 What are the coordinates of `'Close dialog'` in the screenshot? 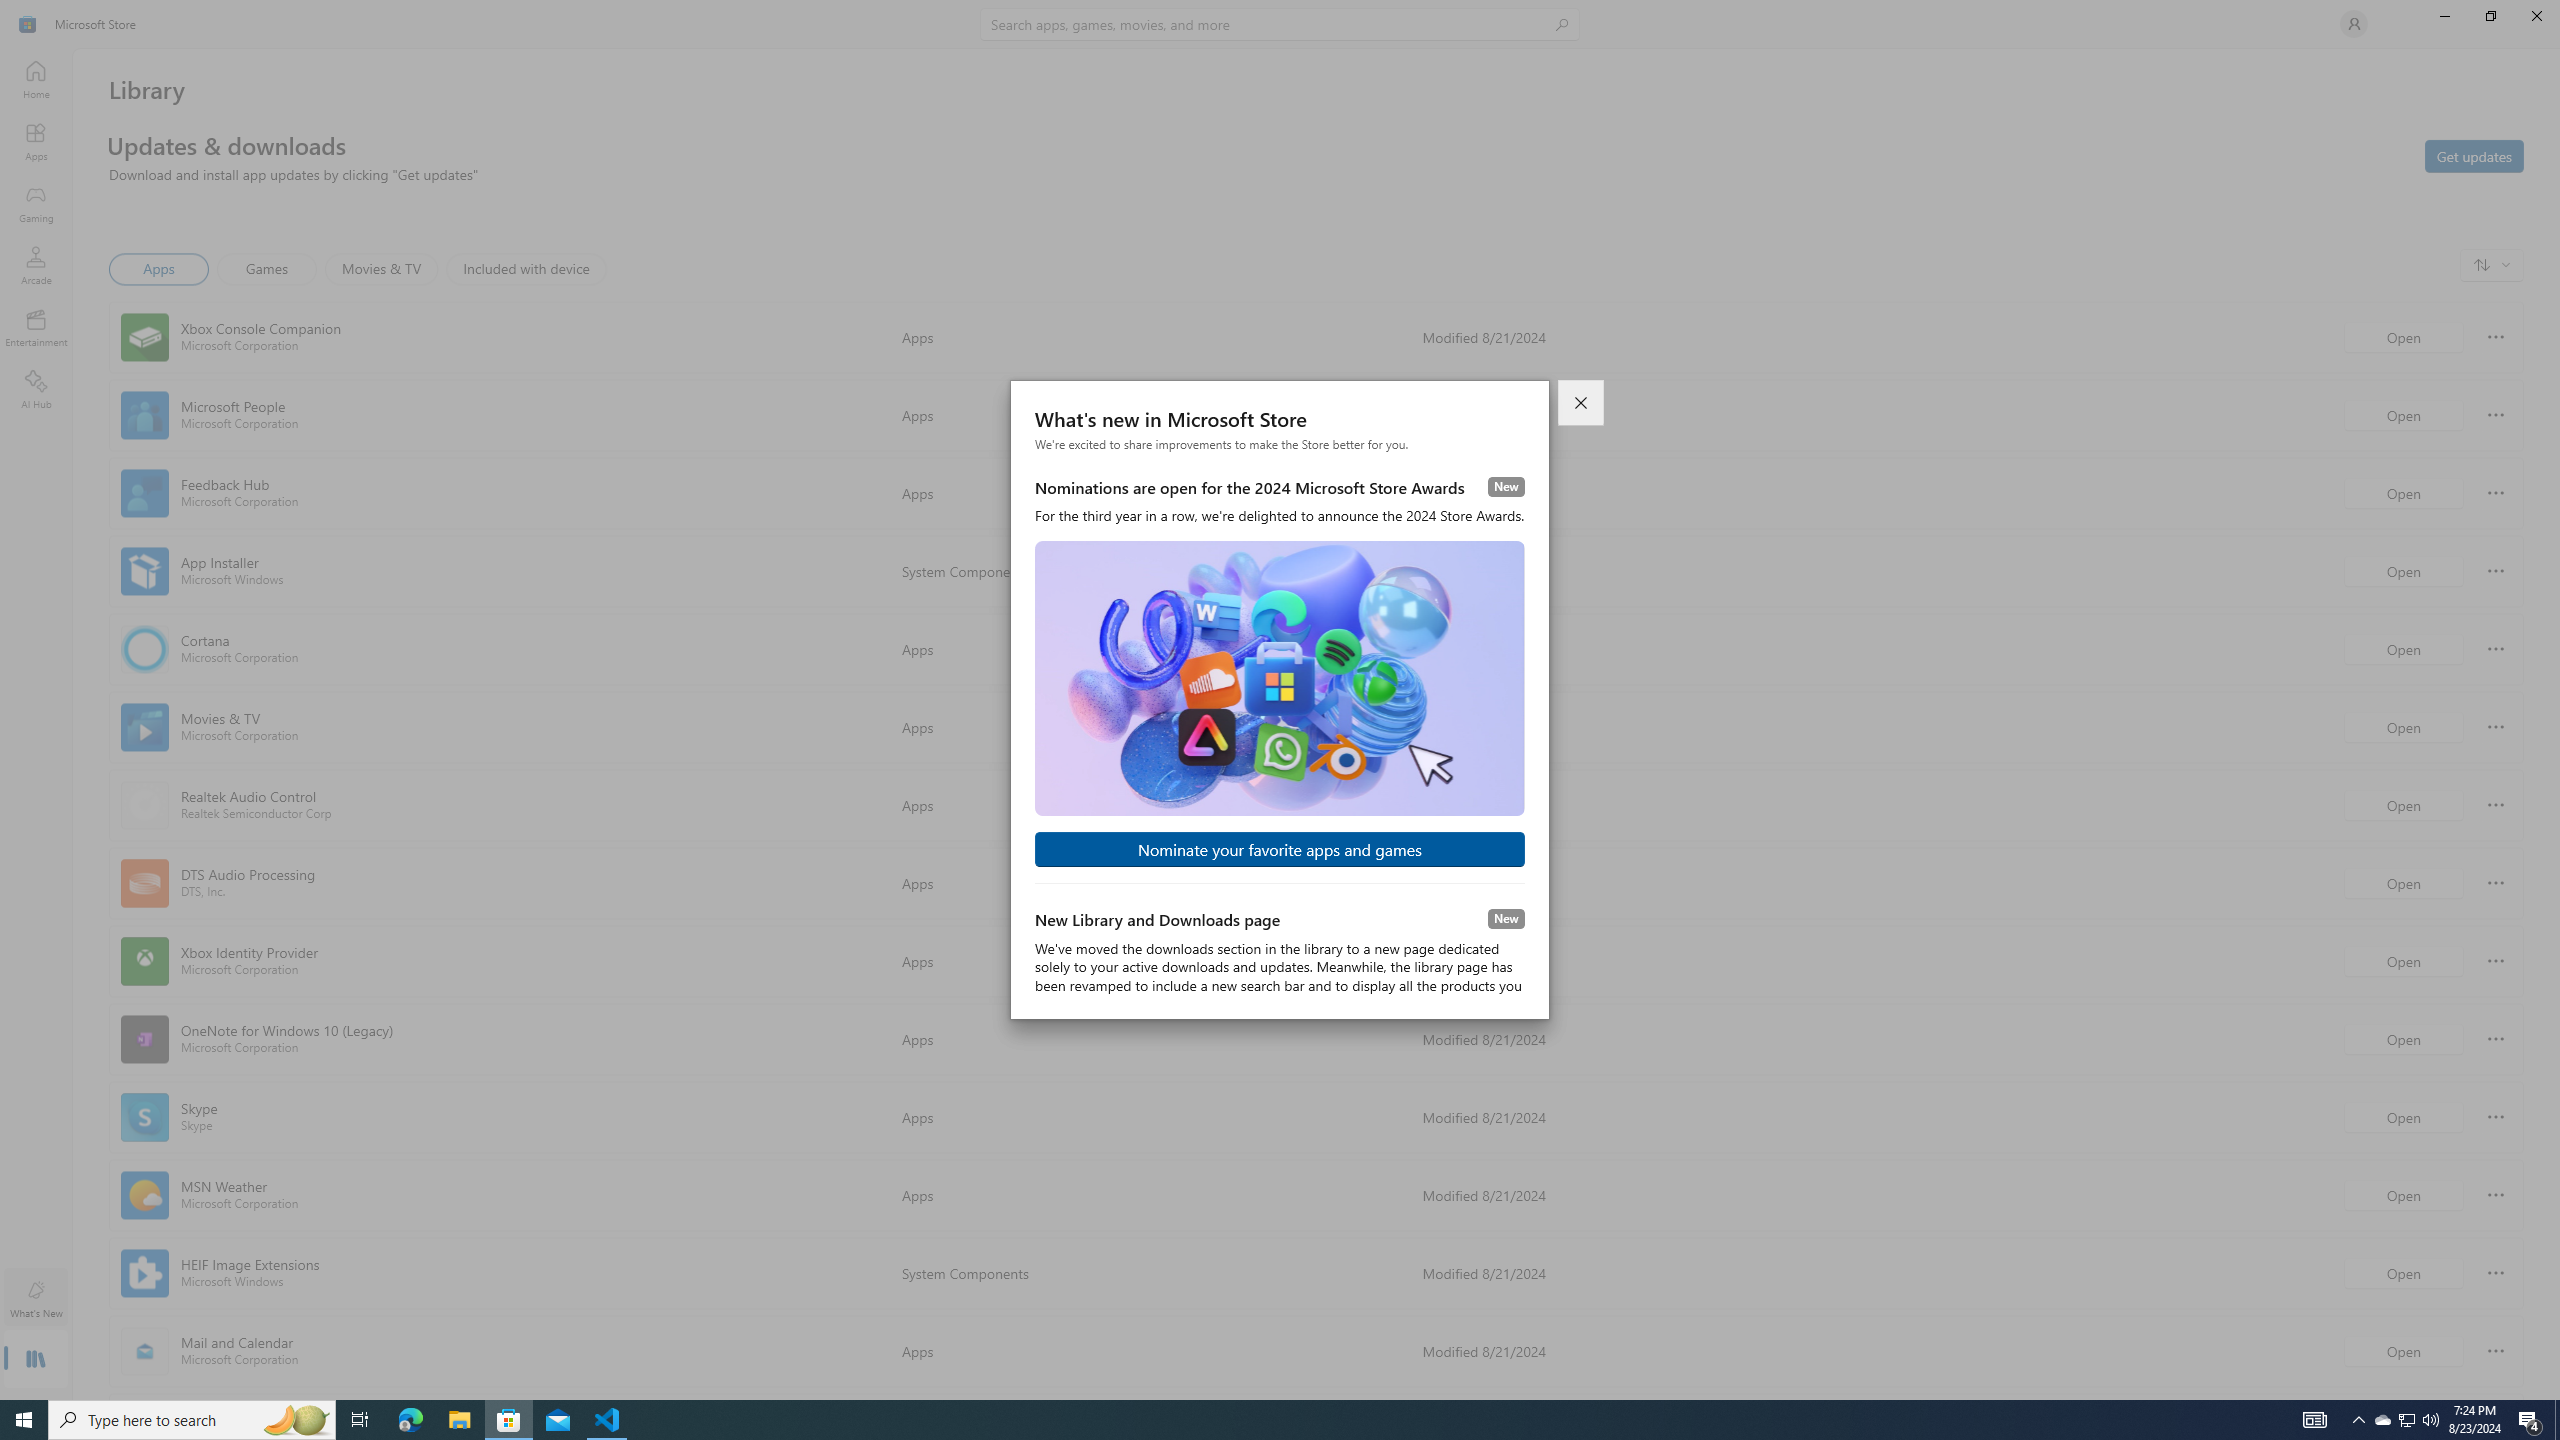 It's located at (1581, 402).